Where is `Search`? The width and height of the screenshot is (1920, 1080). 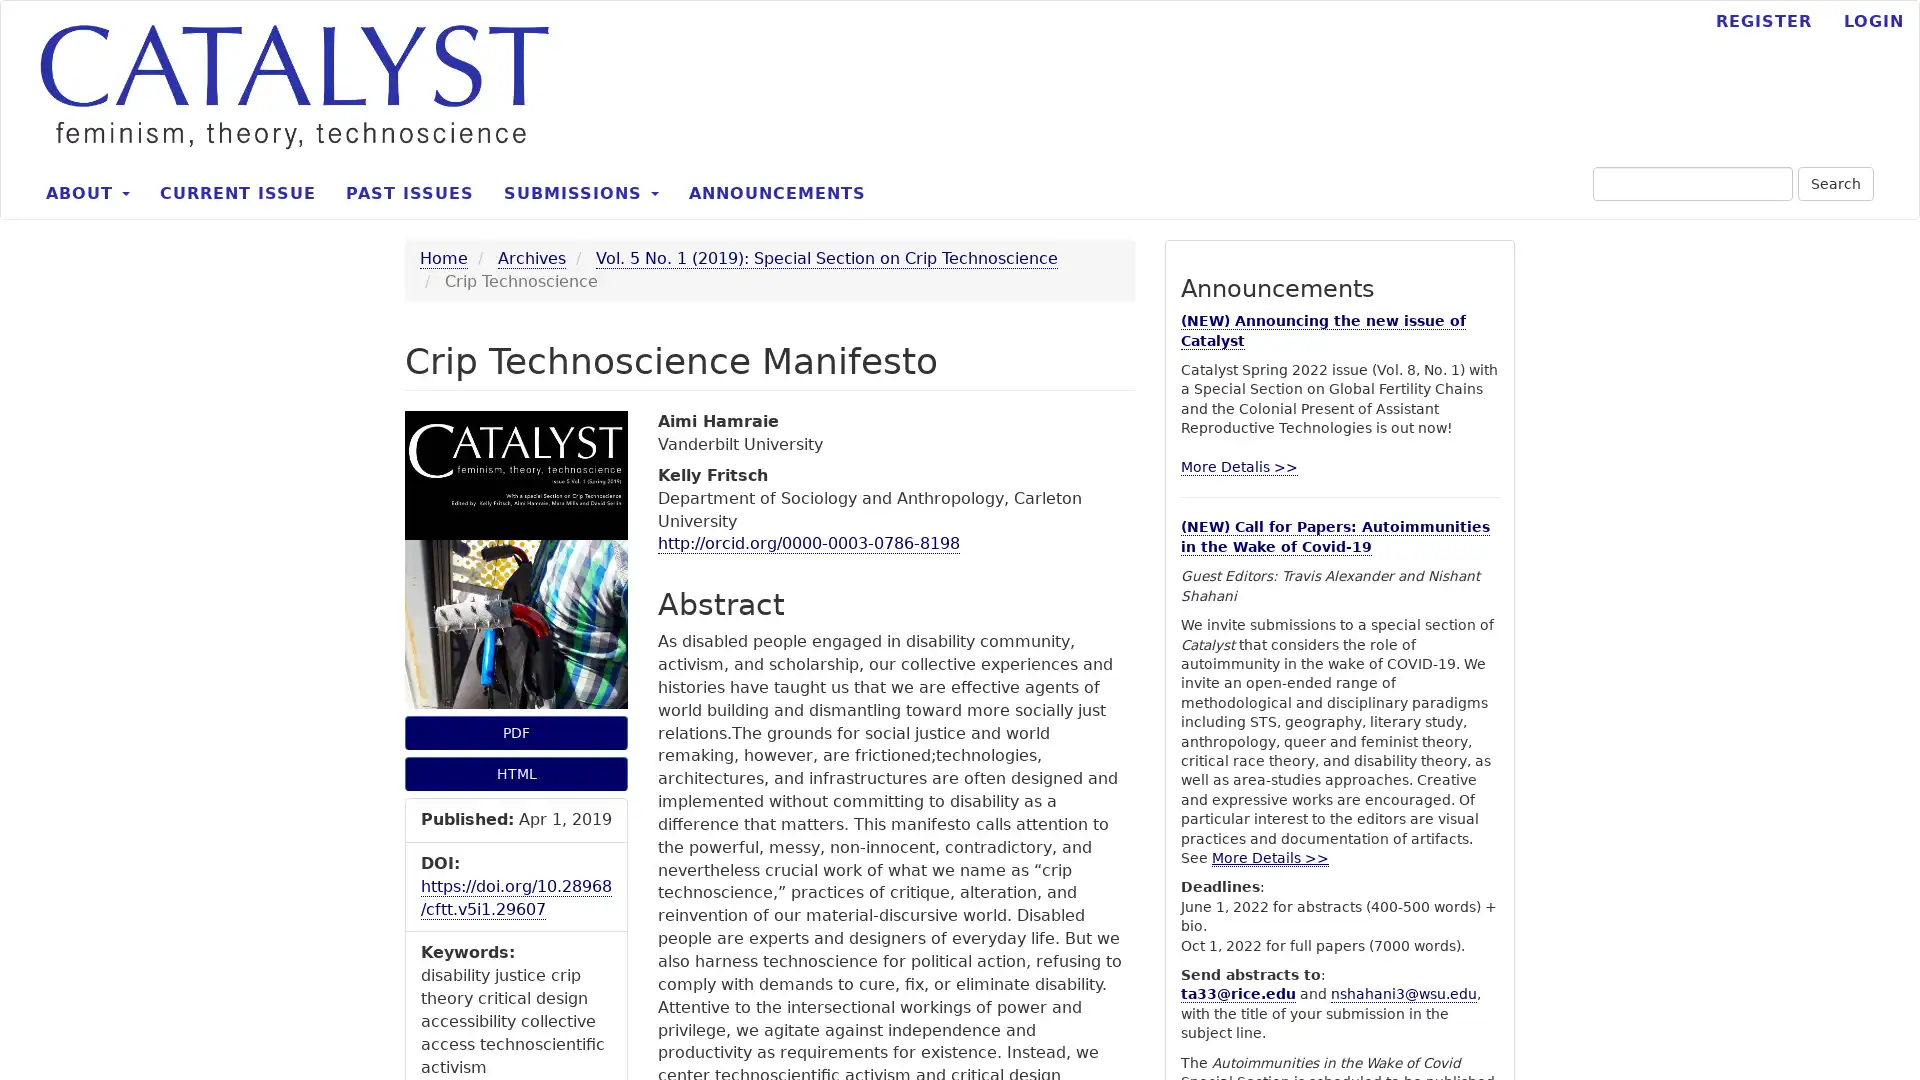
Search is located at coordinates (1836, 182).